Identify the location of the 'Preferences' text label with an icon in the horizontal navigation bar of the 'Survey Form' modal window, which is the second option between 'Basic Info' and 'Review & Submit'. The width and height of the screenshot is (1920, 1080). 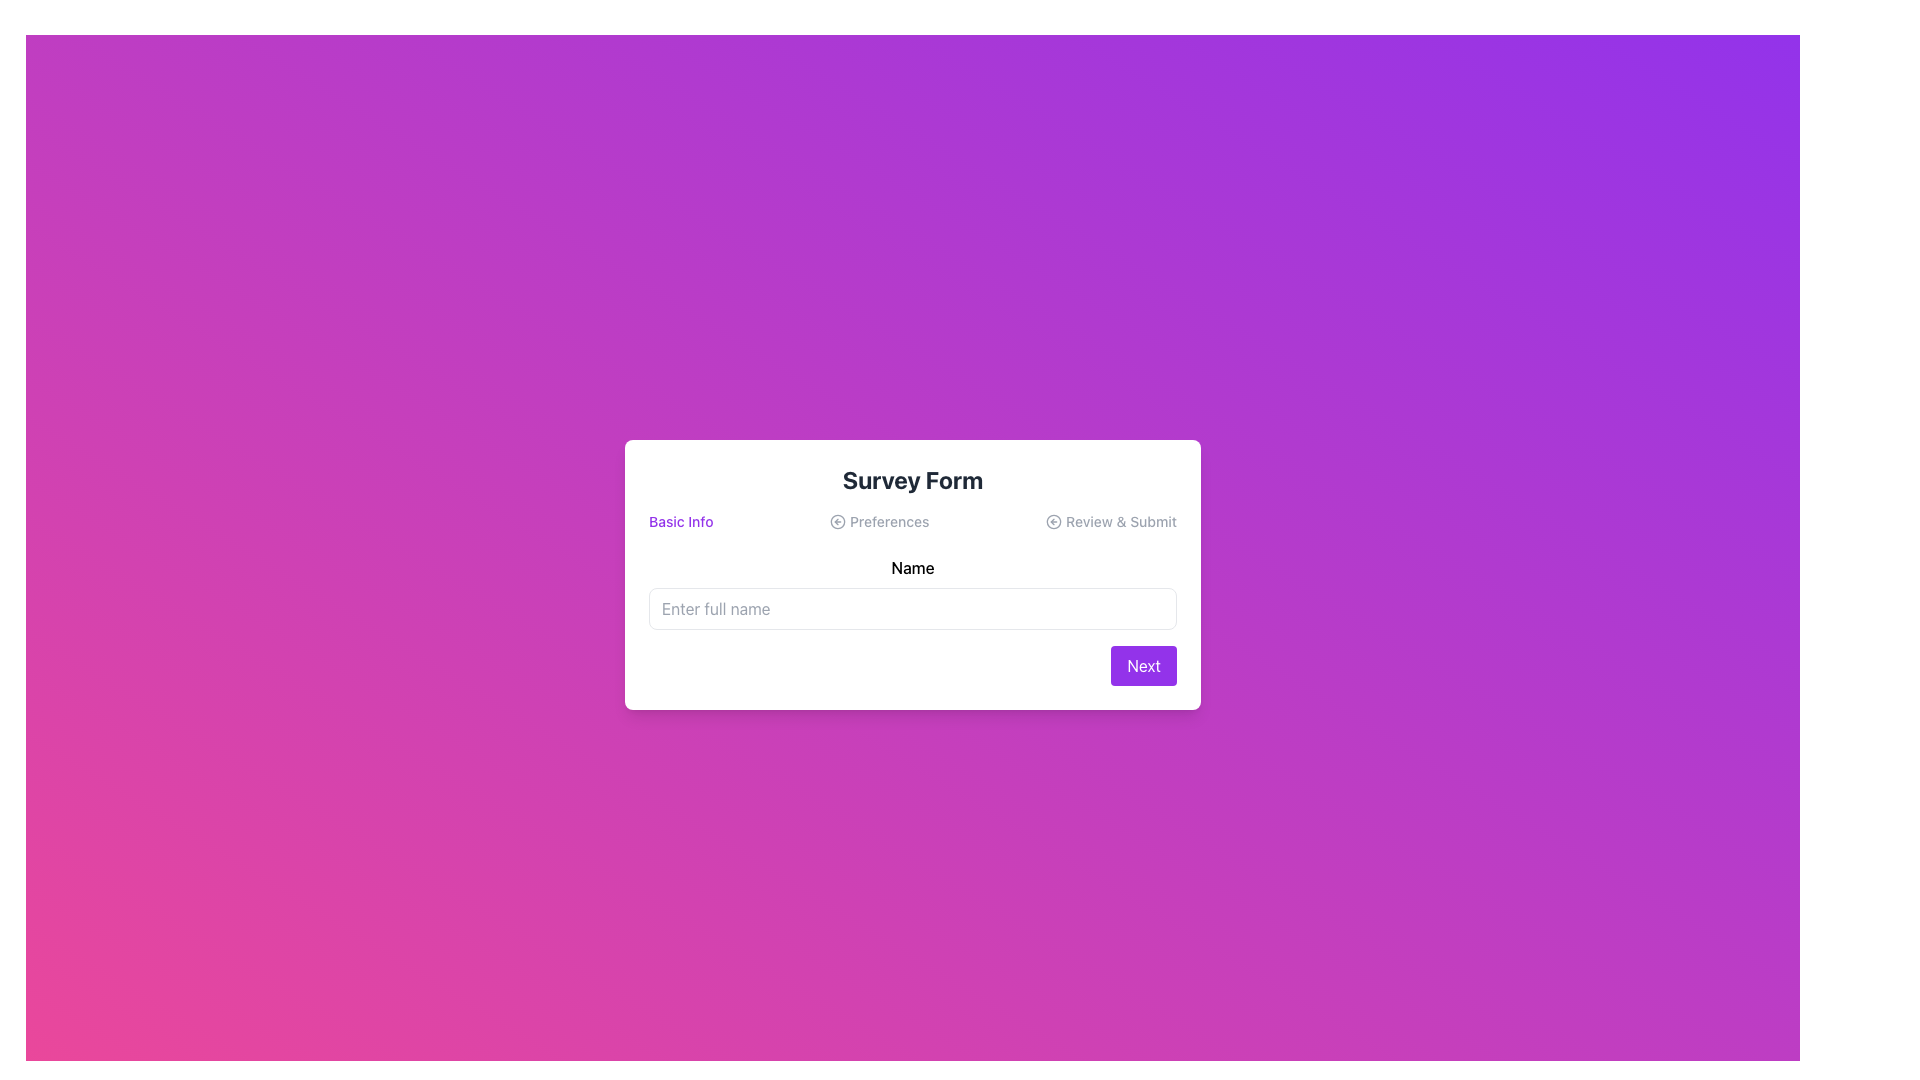
(879, 520).